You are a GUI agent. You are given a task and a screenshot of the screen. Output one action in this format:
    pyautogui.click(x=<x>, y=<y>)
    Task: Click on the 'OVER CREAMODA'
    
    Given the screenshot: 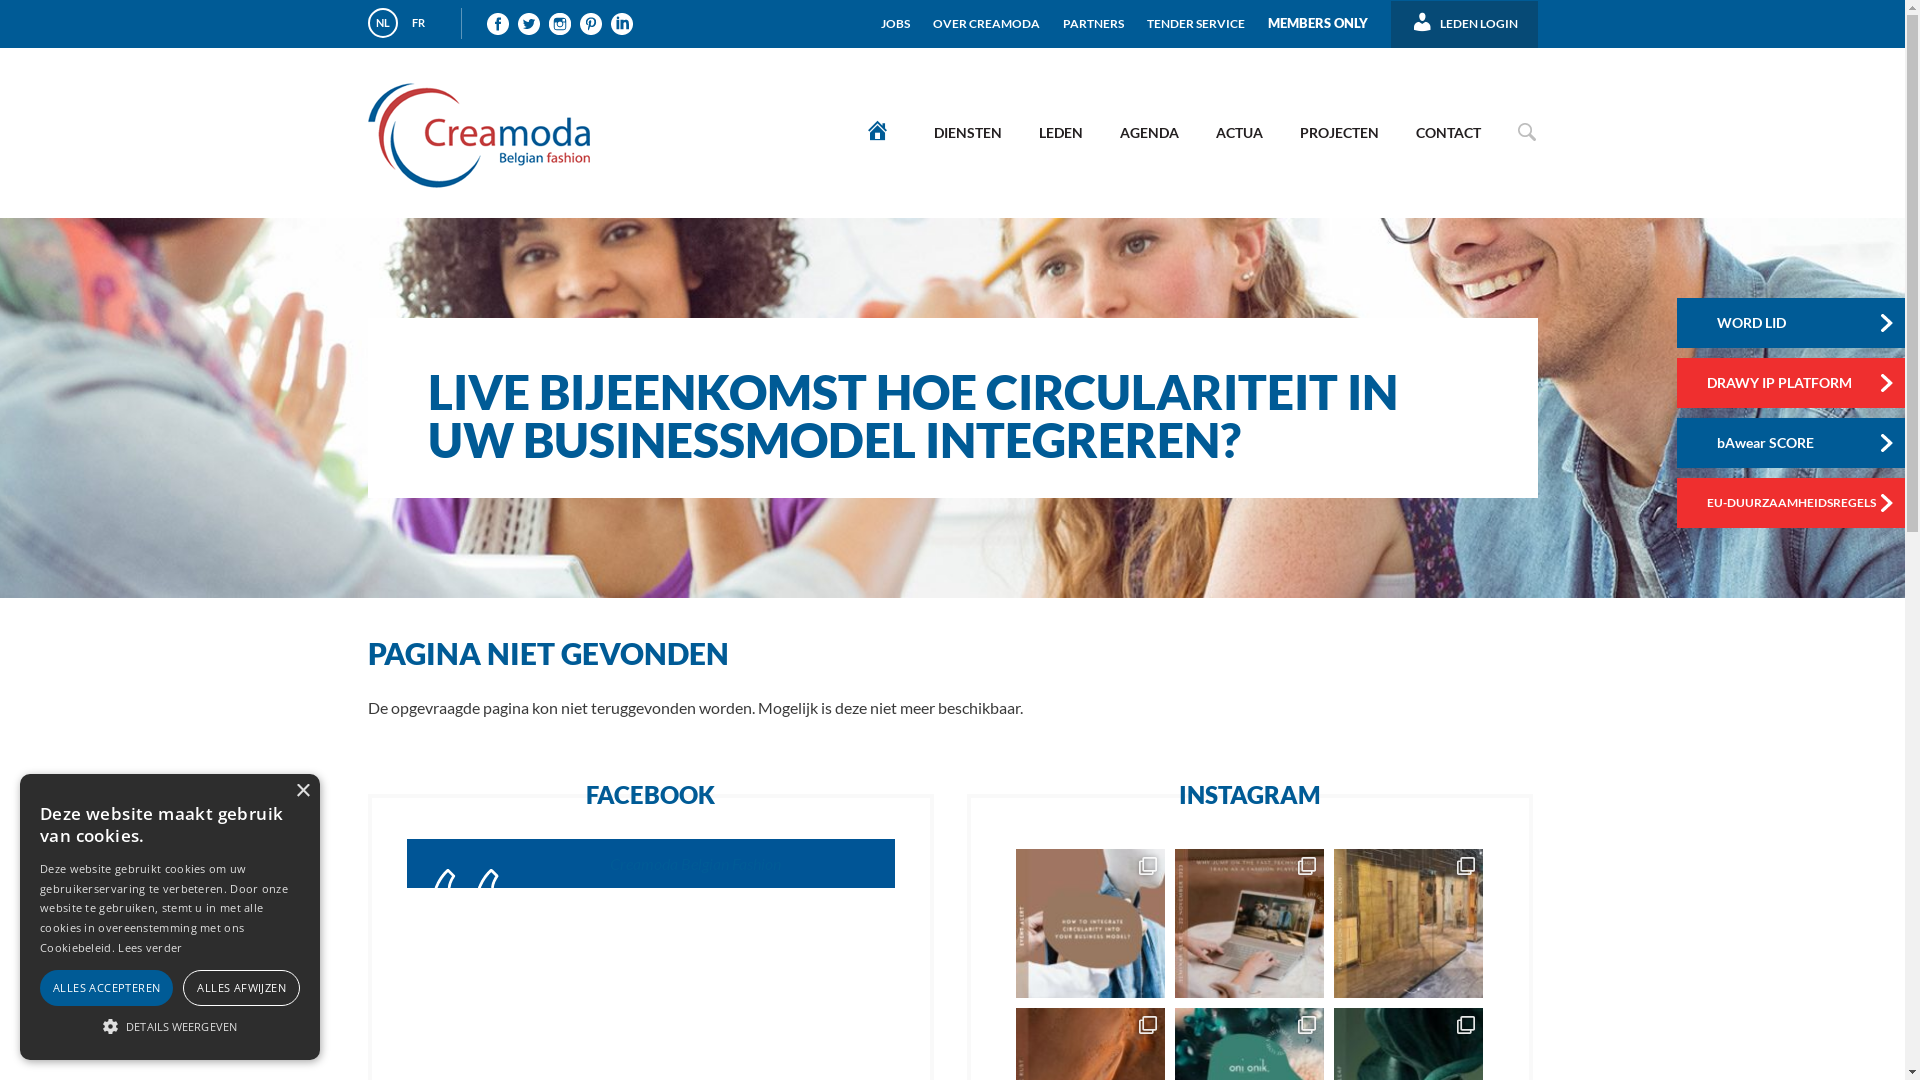 What is the action you would take?
    pyautogui.click(x=986, y=15)
    